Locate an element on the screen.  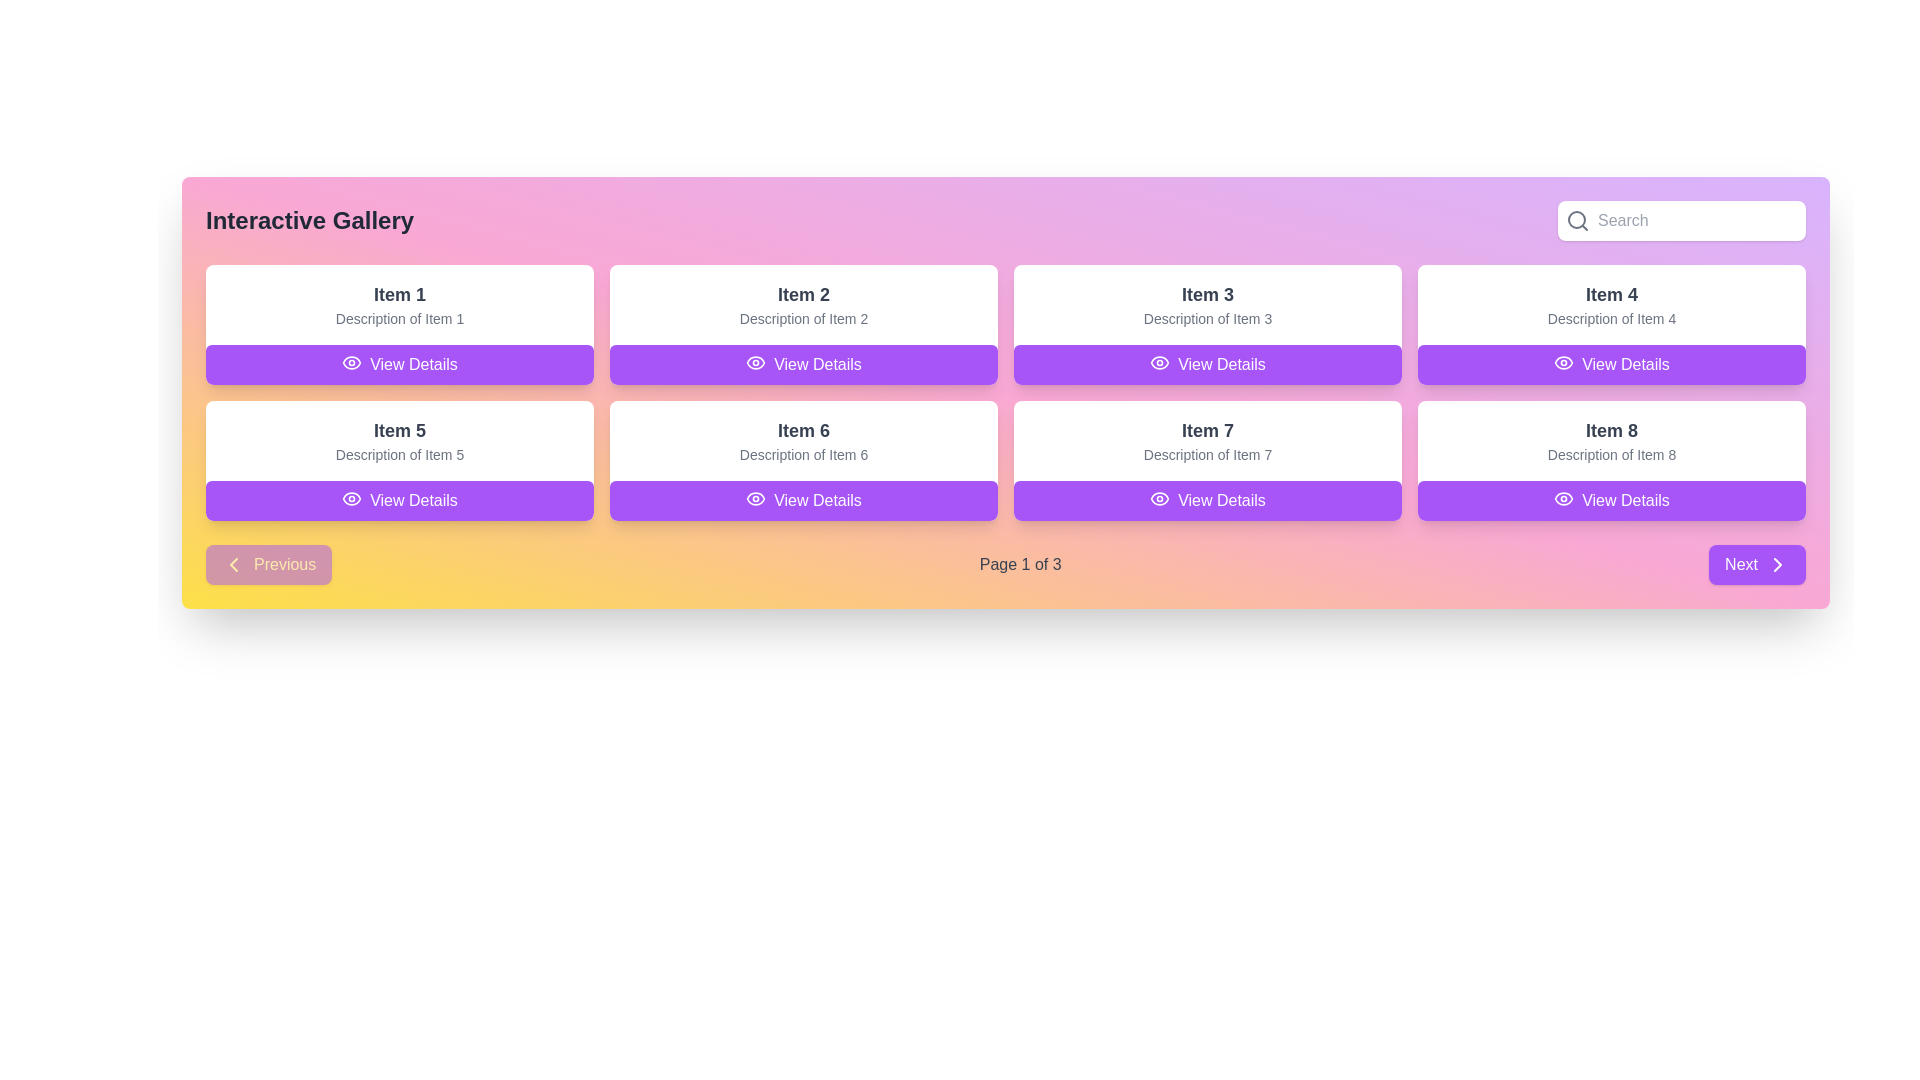
SVG icon resembling an eye that is part of the 'View Details' button for 'Item 4' in the gallery grid, located in the second row and fourth column, by using developer tools is located at coordinates (1563, 362).